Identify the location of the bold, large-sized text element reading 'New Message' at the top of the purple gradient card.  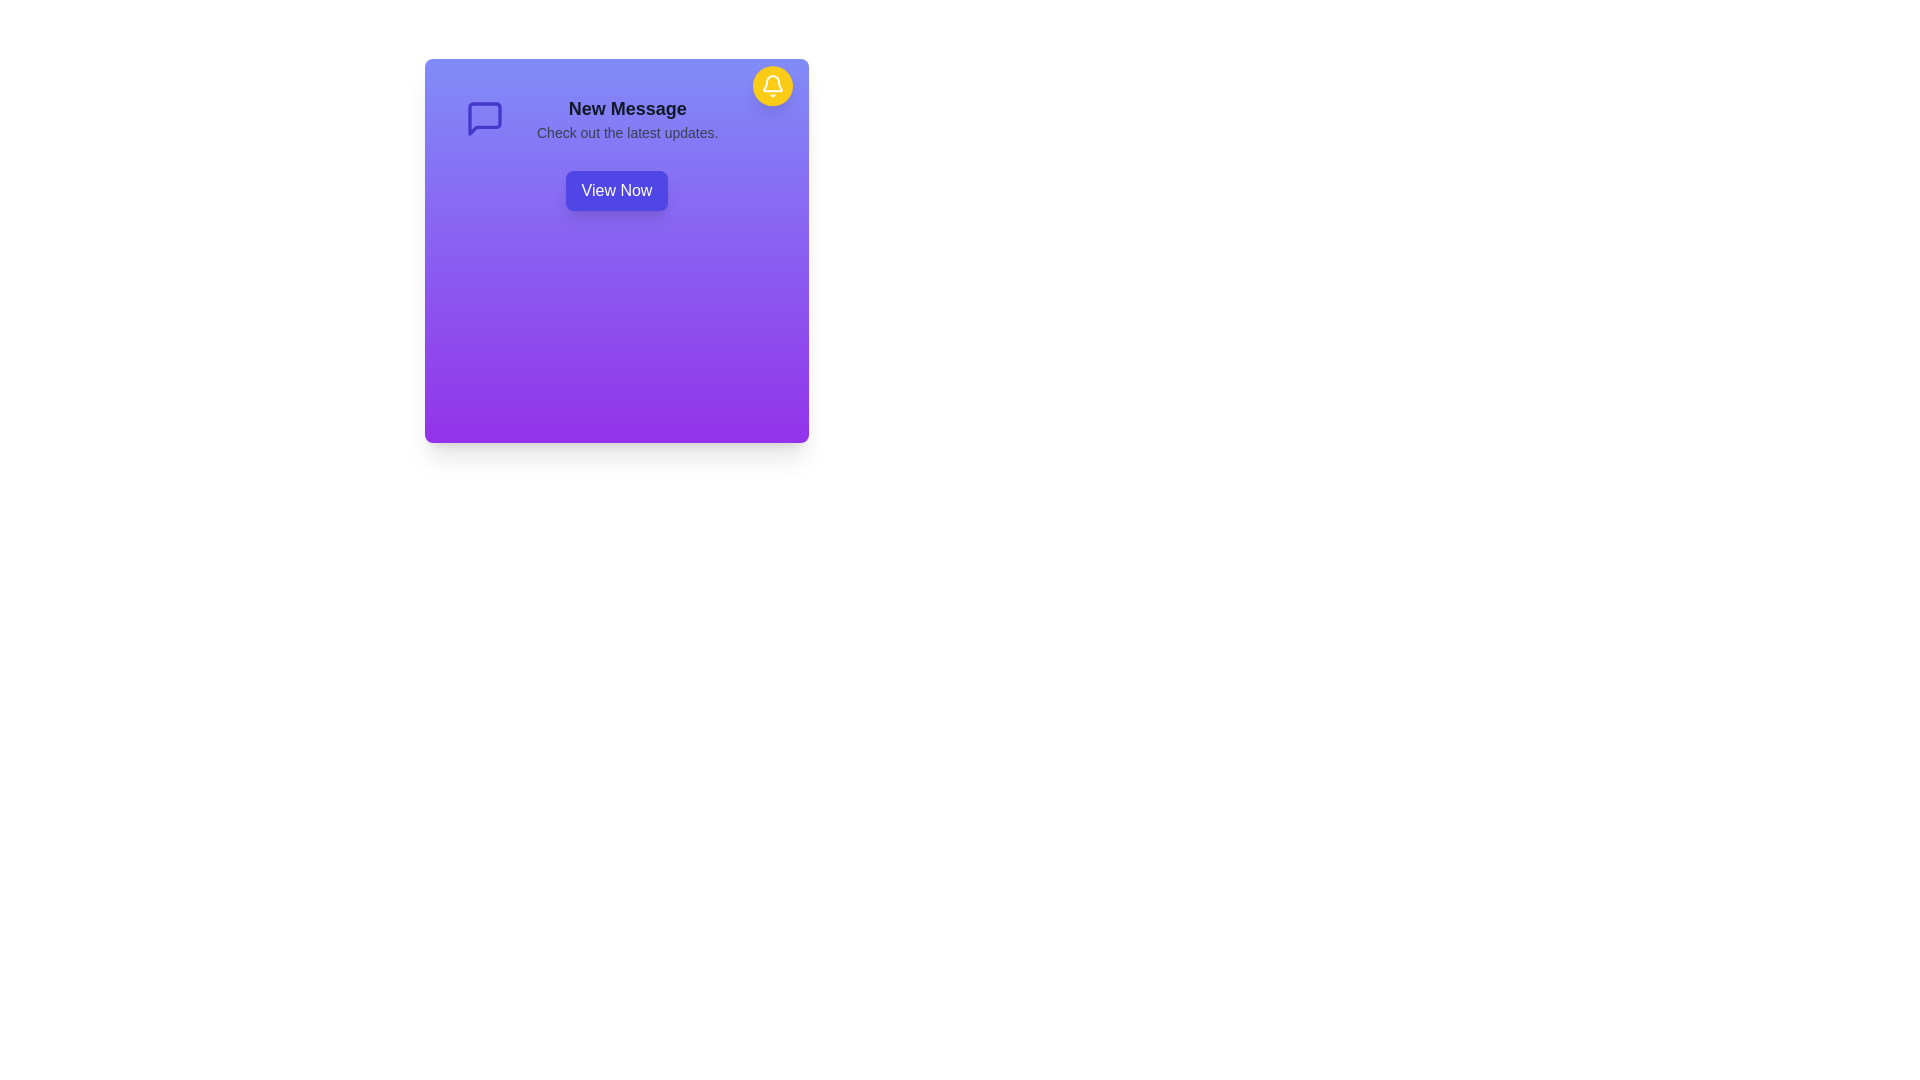
(626, 108).